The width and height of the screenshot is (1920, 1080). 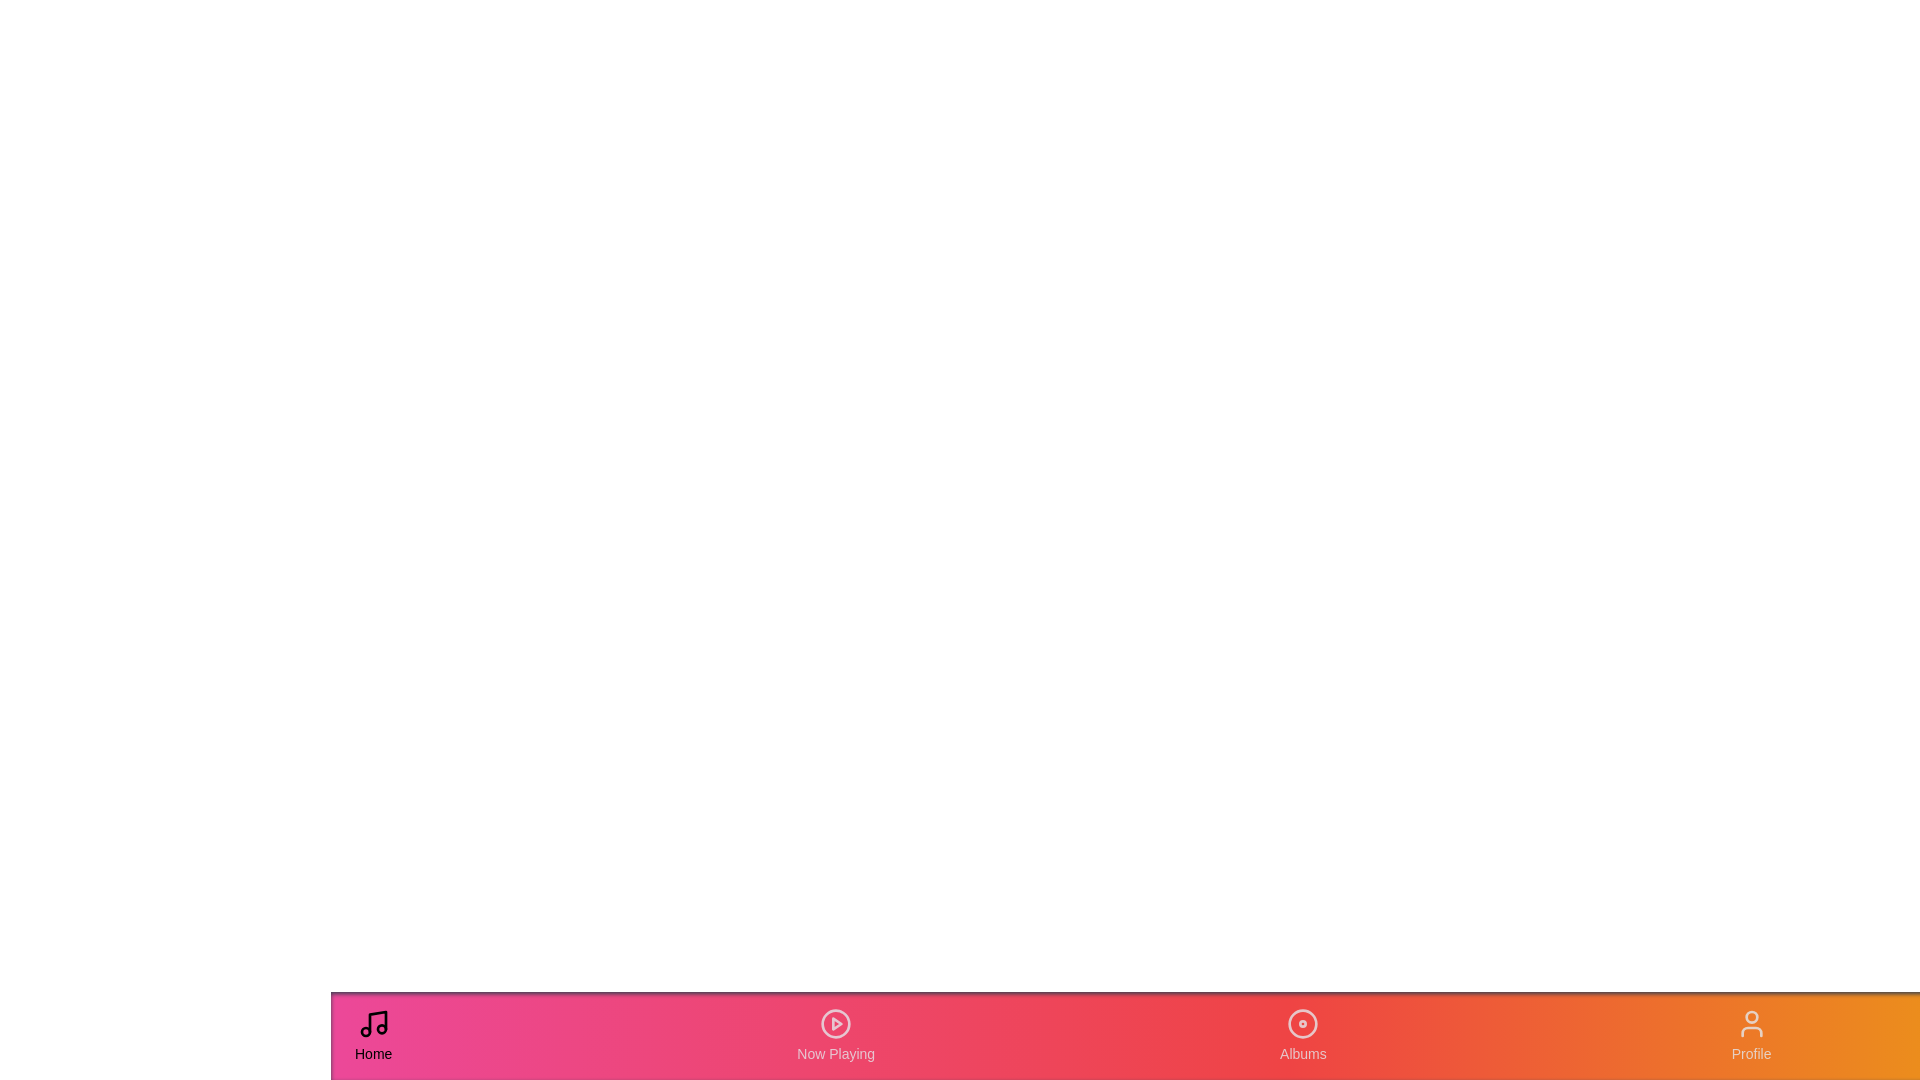 What do you see at coordinates (373, 1035) in the screenshot?
I see `the icon corresponding to Home` at bounding box center [373, 1035].